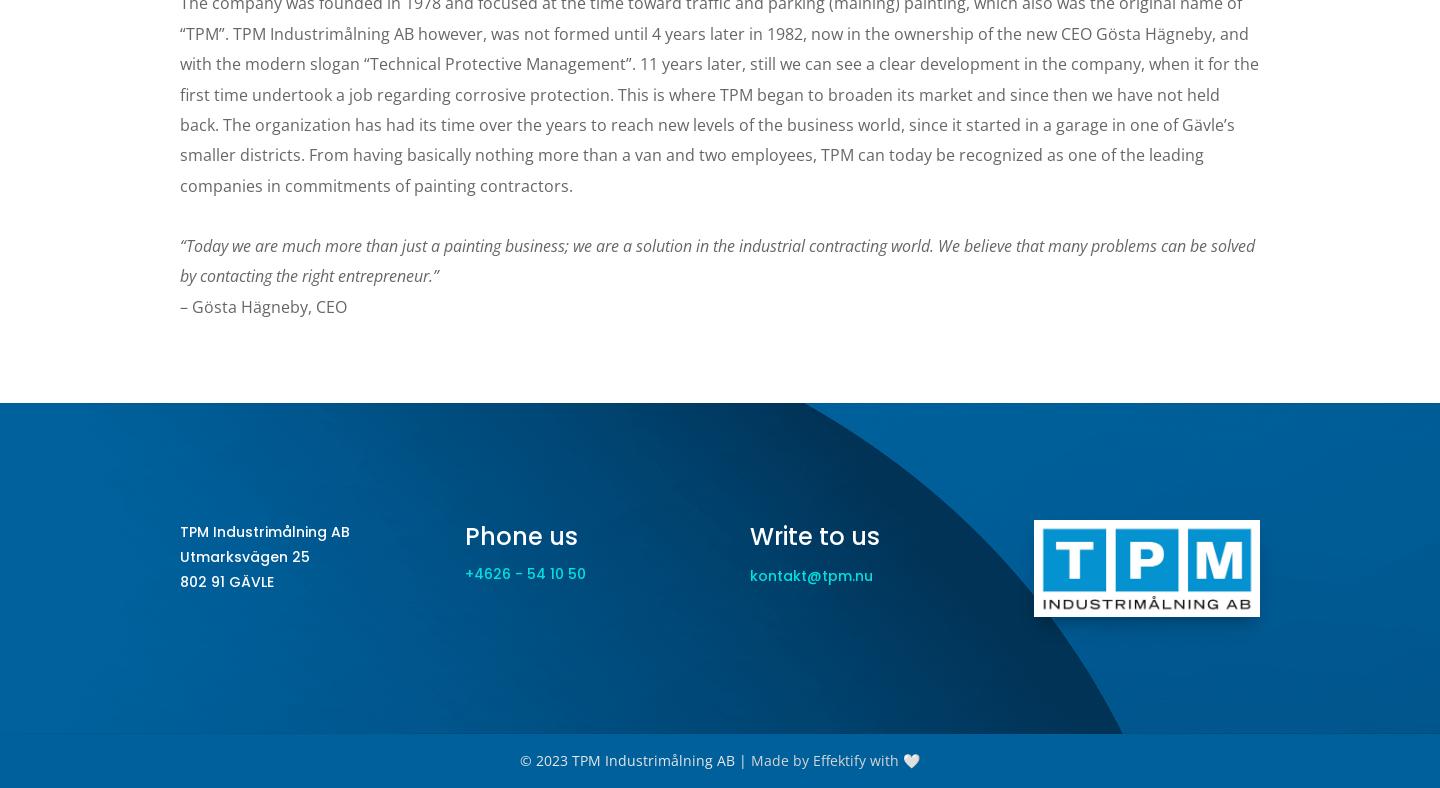 This screenshot has height=788, width=1440. I want to click on 'Today we are much more than just a painting business; we are a solution in the industrial contracting world. We believe that many problems can be solved by contacting the right entrepreneur.', so click(717, 259).